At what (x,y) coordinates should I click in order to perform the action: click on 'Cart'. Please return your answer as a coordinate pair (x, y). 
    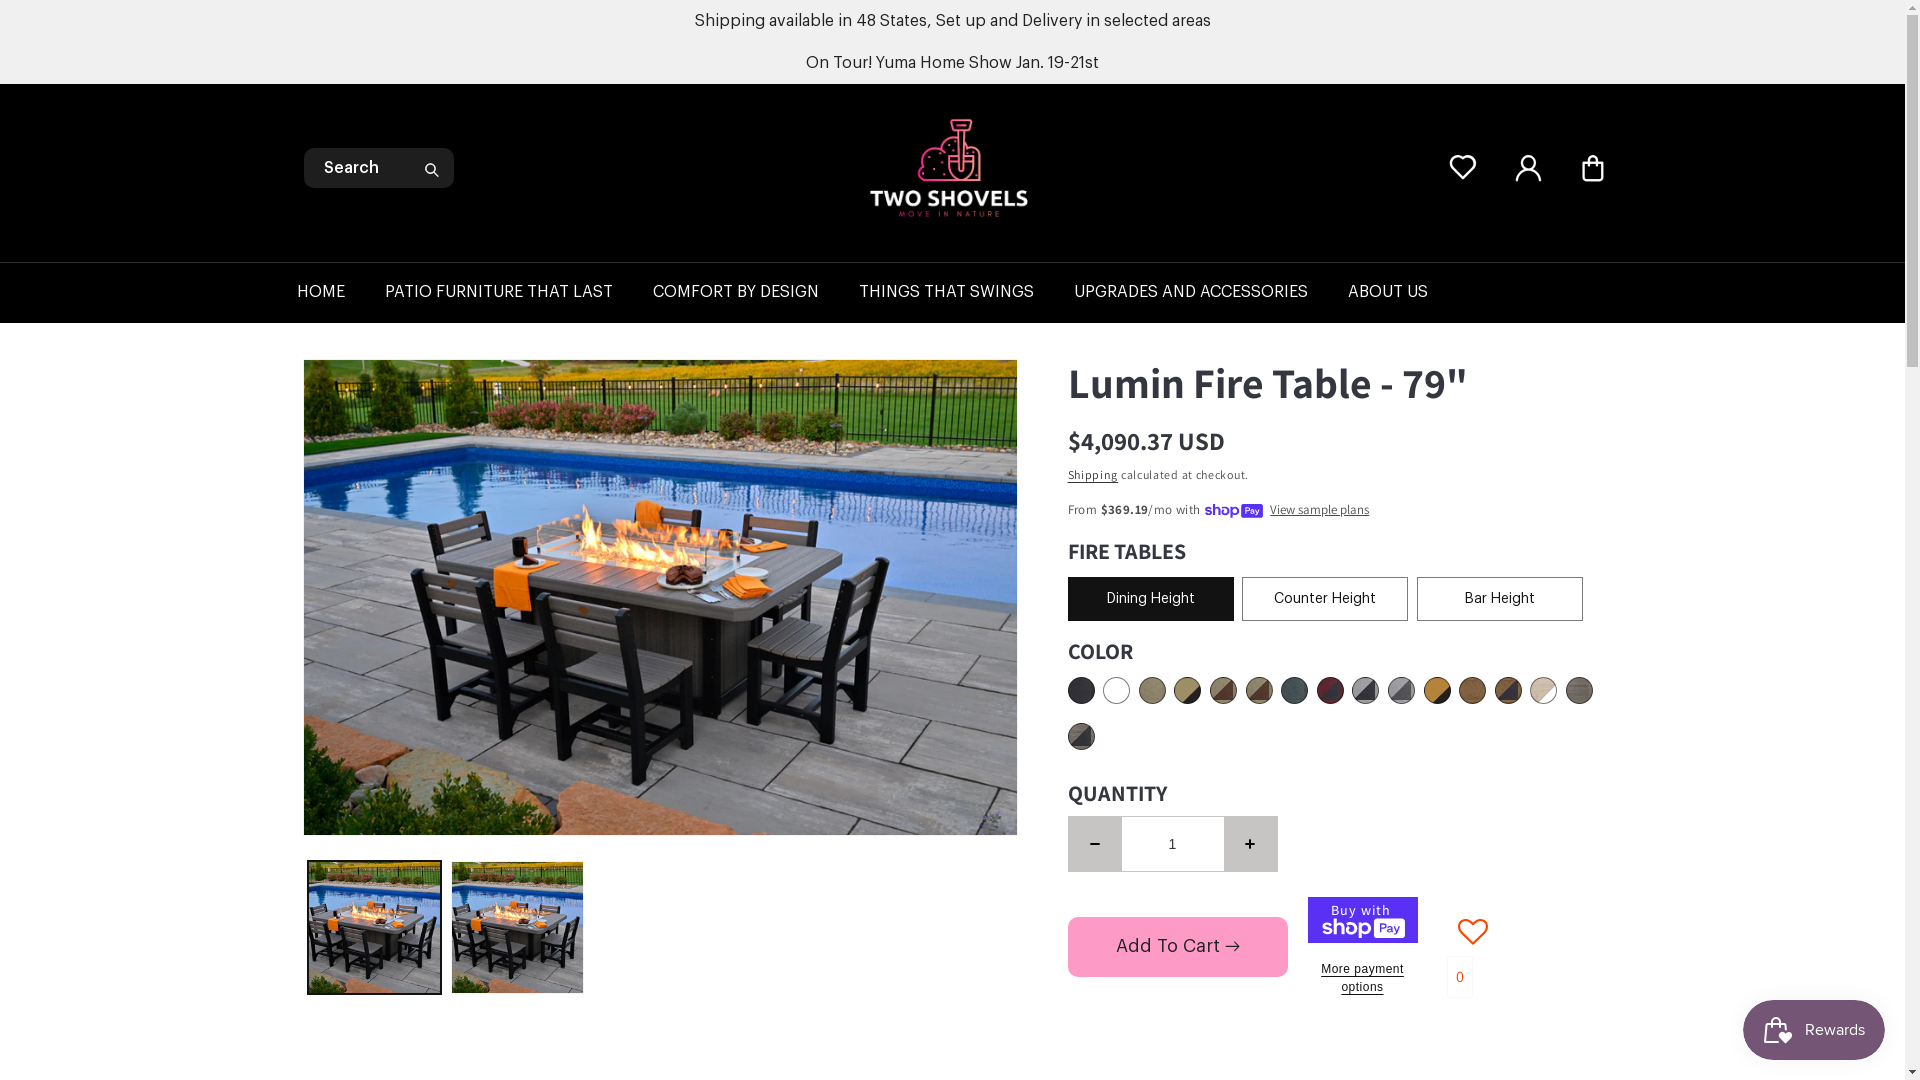
    Looking at the image, I should click on (1591, 167).